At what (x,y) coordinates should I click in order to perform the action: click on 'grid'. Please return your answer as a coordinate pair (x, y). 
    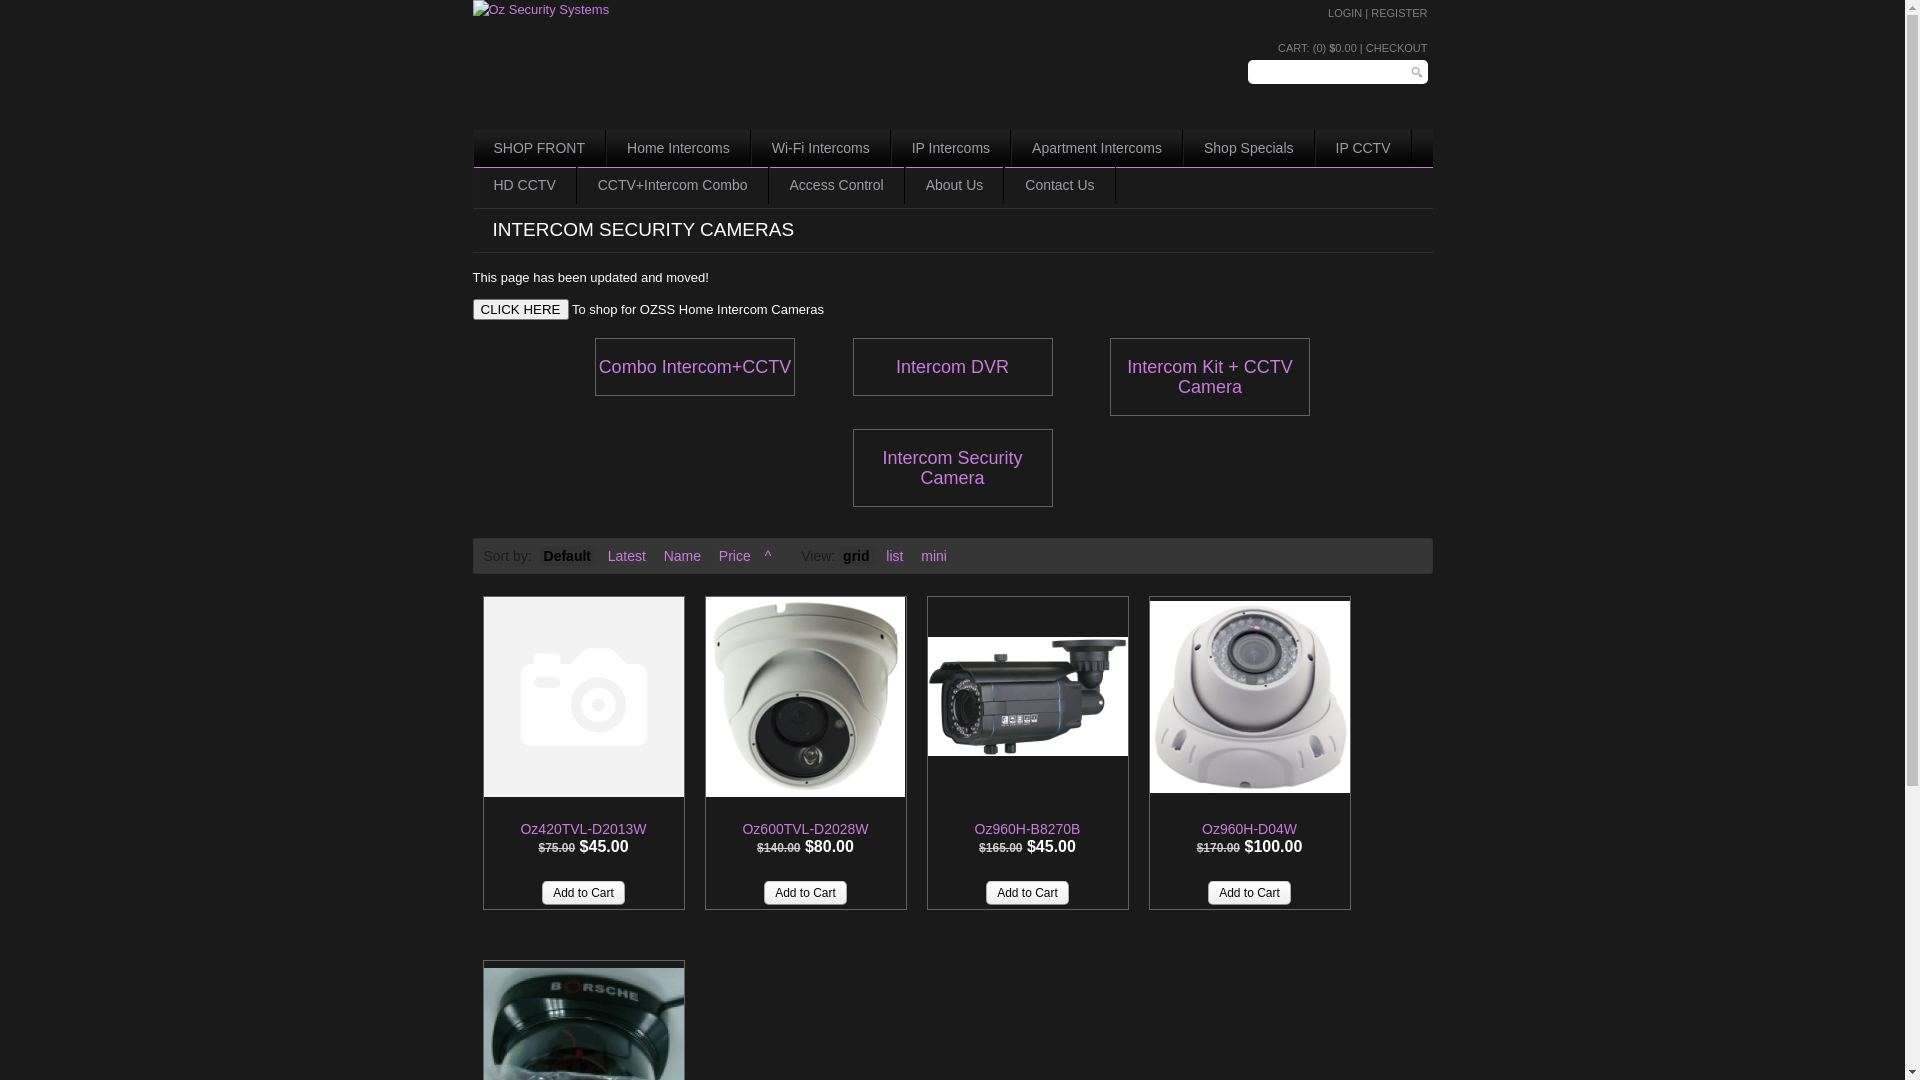
    Looking at the image, I should click on (839, 555).